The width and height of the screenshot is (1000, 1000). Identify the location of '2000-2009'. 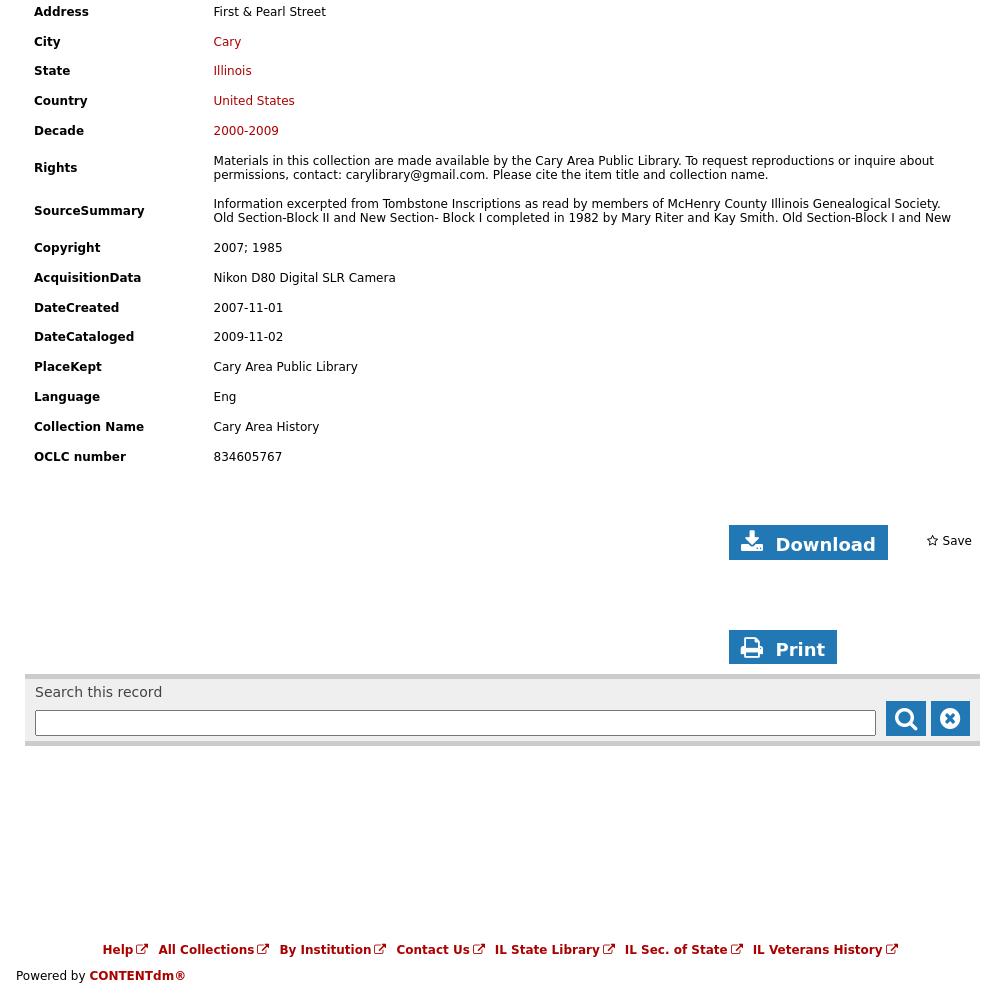
(245, 131).